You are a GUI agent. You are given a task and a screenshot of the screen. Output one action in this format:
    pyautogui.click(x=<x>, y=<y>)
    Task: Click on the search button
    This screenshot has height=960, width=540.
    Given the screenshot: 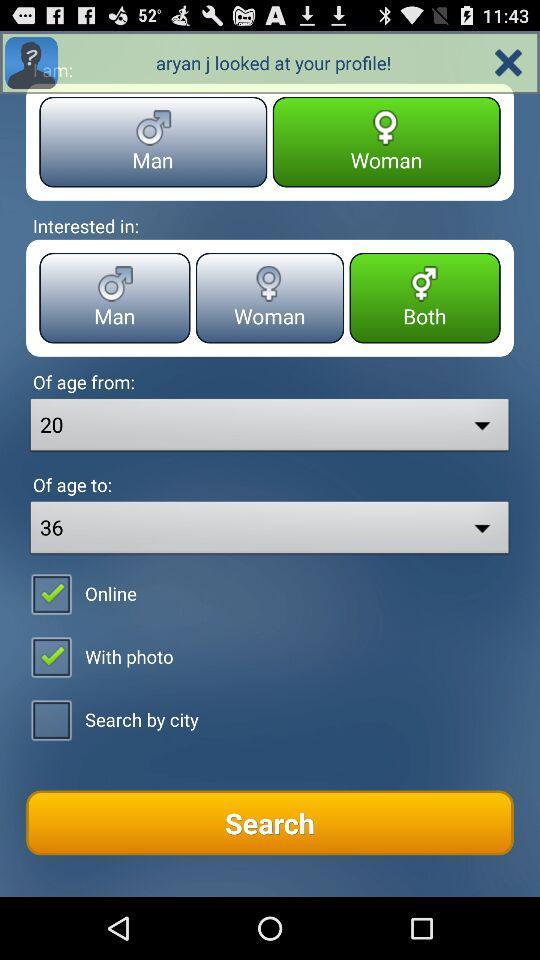 What is the action you would take?
    pyautogui.click(x=270, y=823)
    